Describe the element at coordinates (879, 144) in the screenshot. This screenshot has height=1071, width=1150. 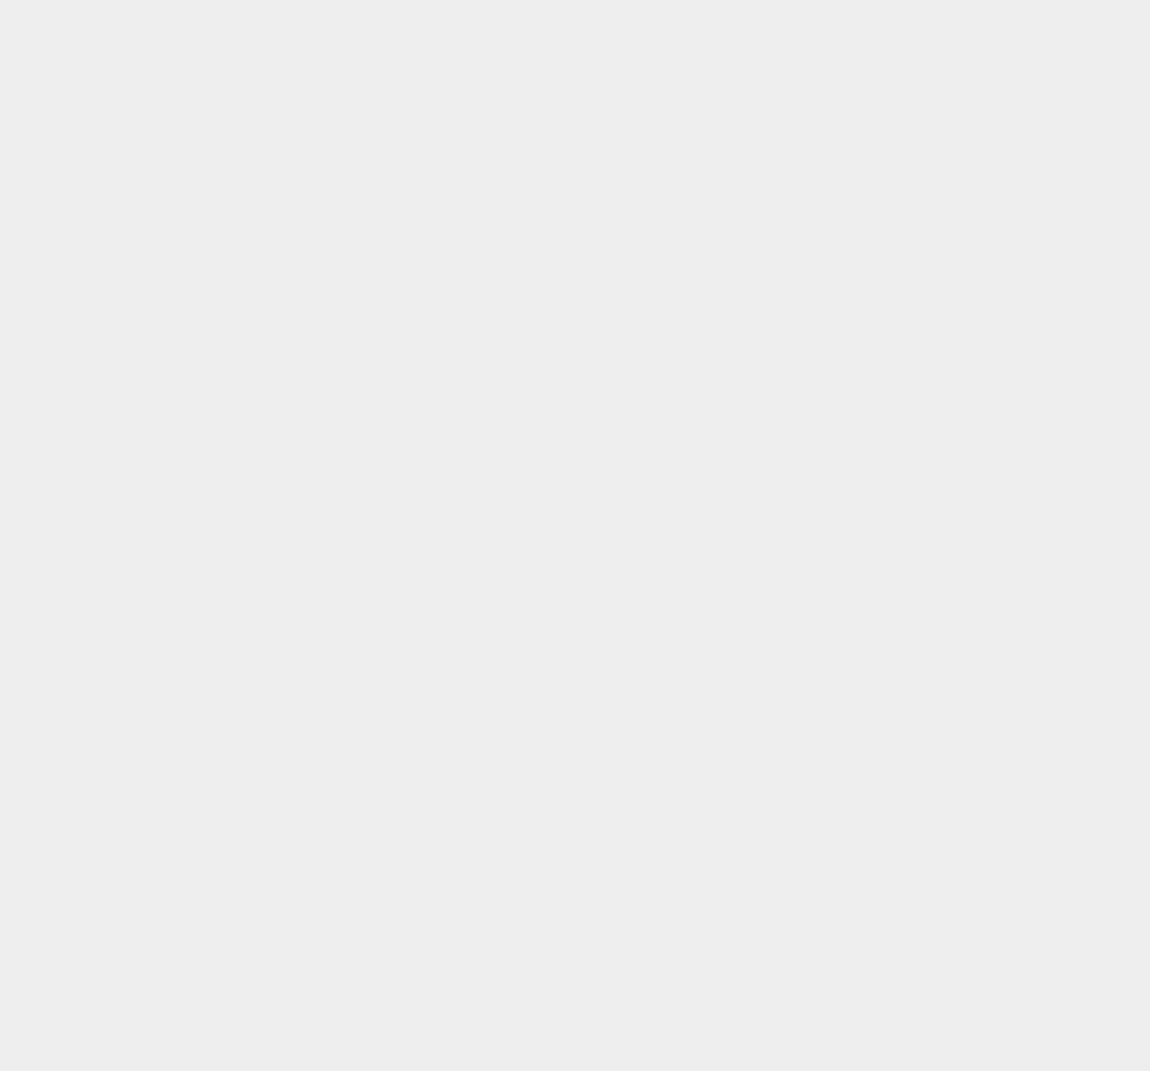
I see `'Windows Server 2012'` at that location.